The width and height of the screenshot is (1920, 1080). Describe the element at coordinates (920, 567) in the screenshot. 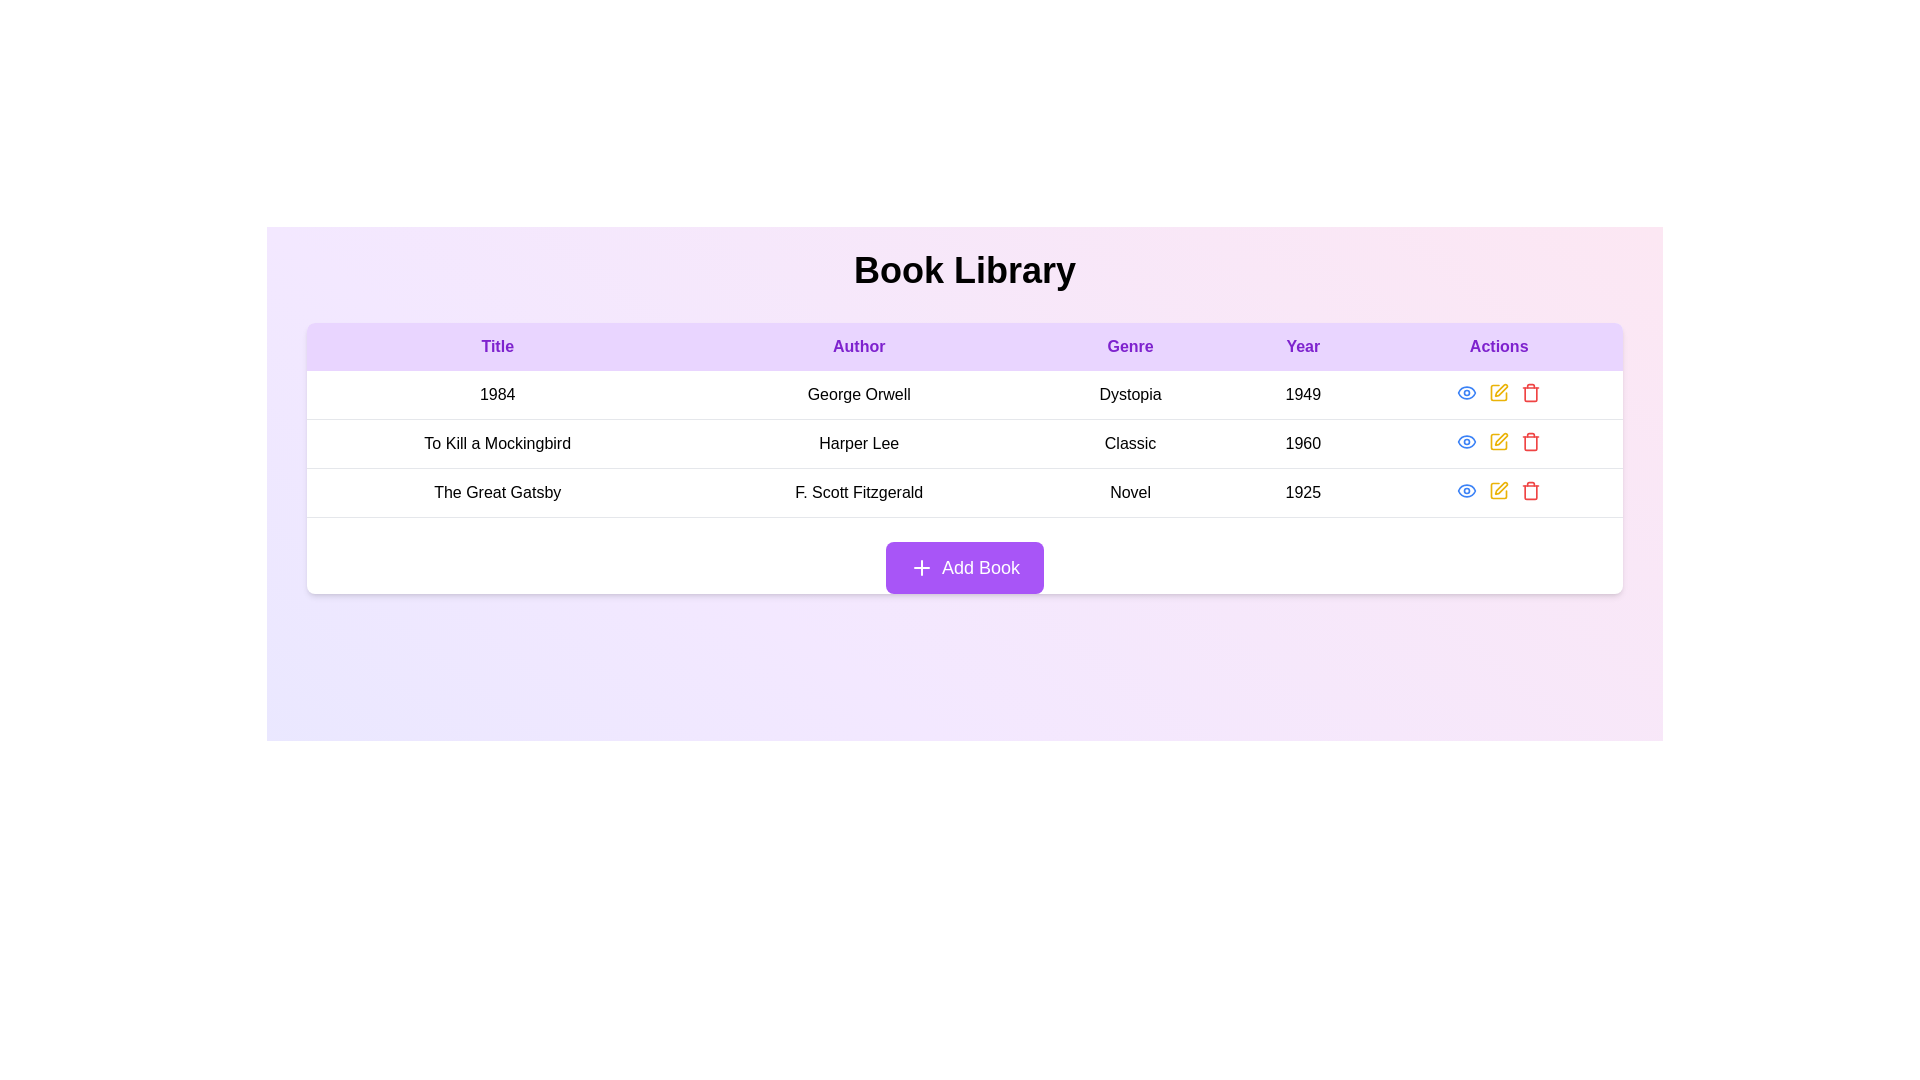

I see `the minimalist plus icon within the 'Add Book' button, which is centrally located below a table` at that location.